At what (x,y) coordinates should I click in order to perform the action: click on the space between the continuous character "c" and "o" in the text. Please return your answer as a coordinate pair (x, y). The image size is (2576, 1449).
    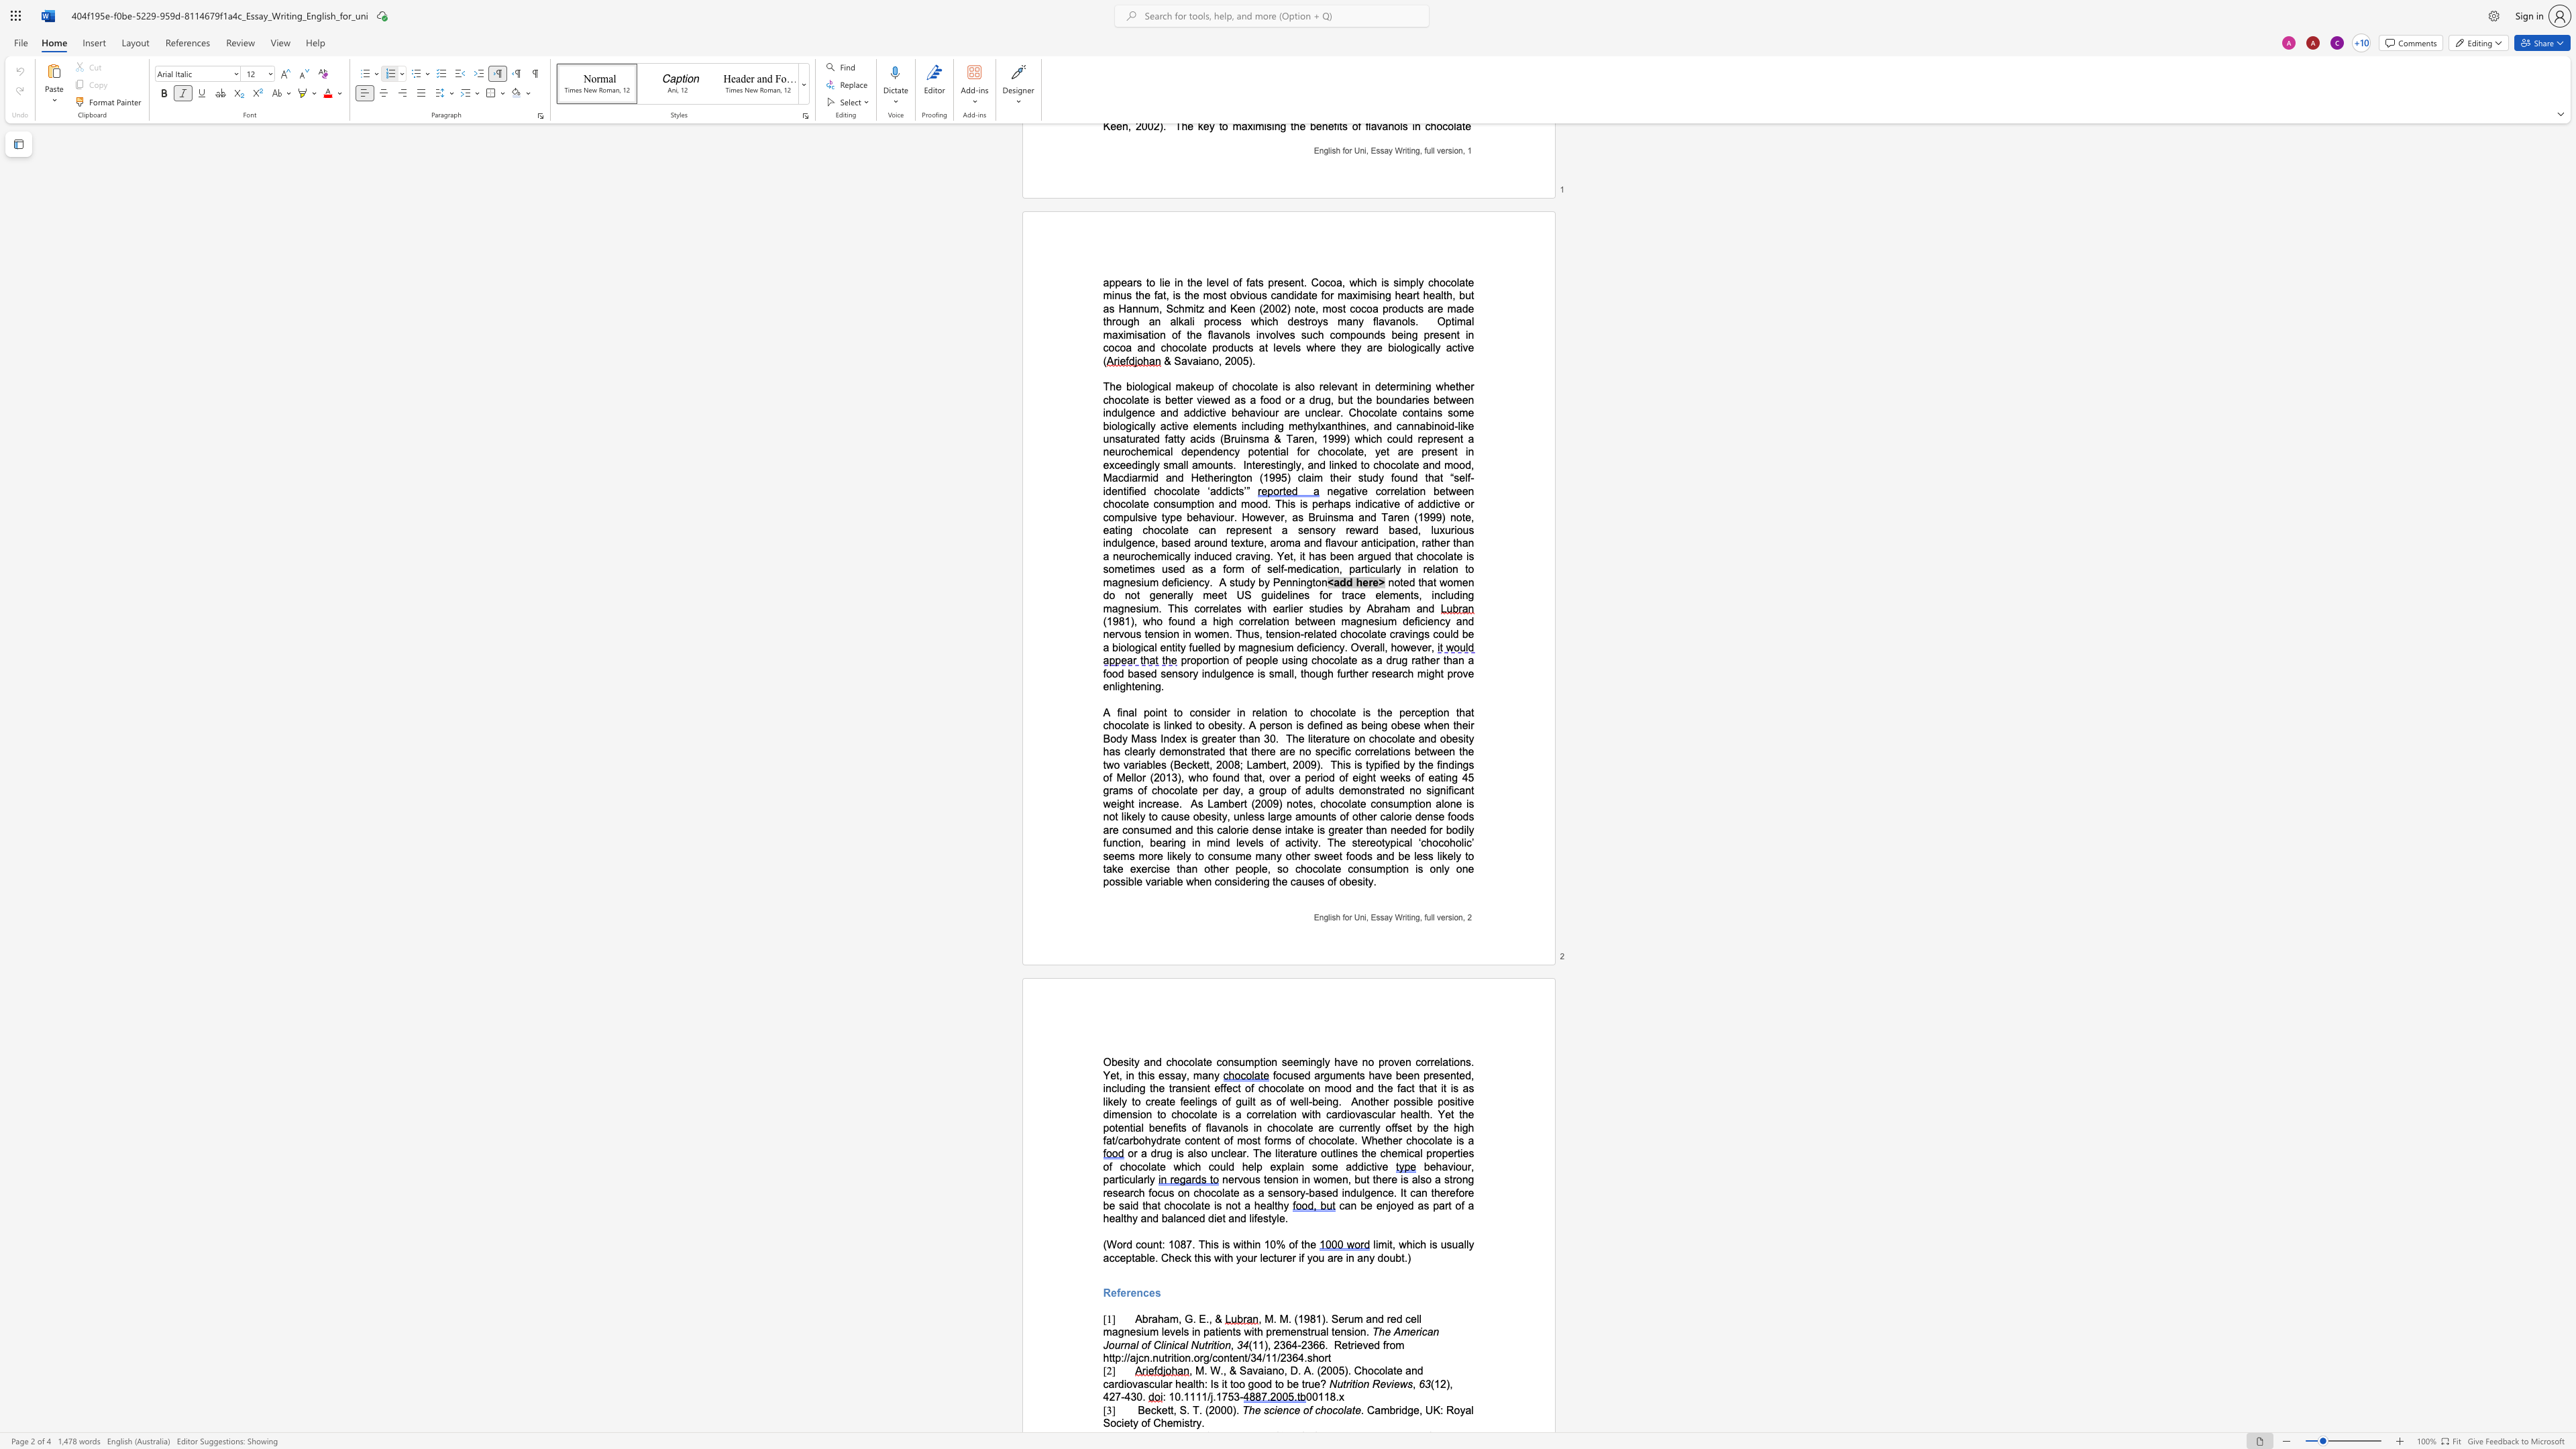
    Looking at the image, I should click on (1338, 1409).